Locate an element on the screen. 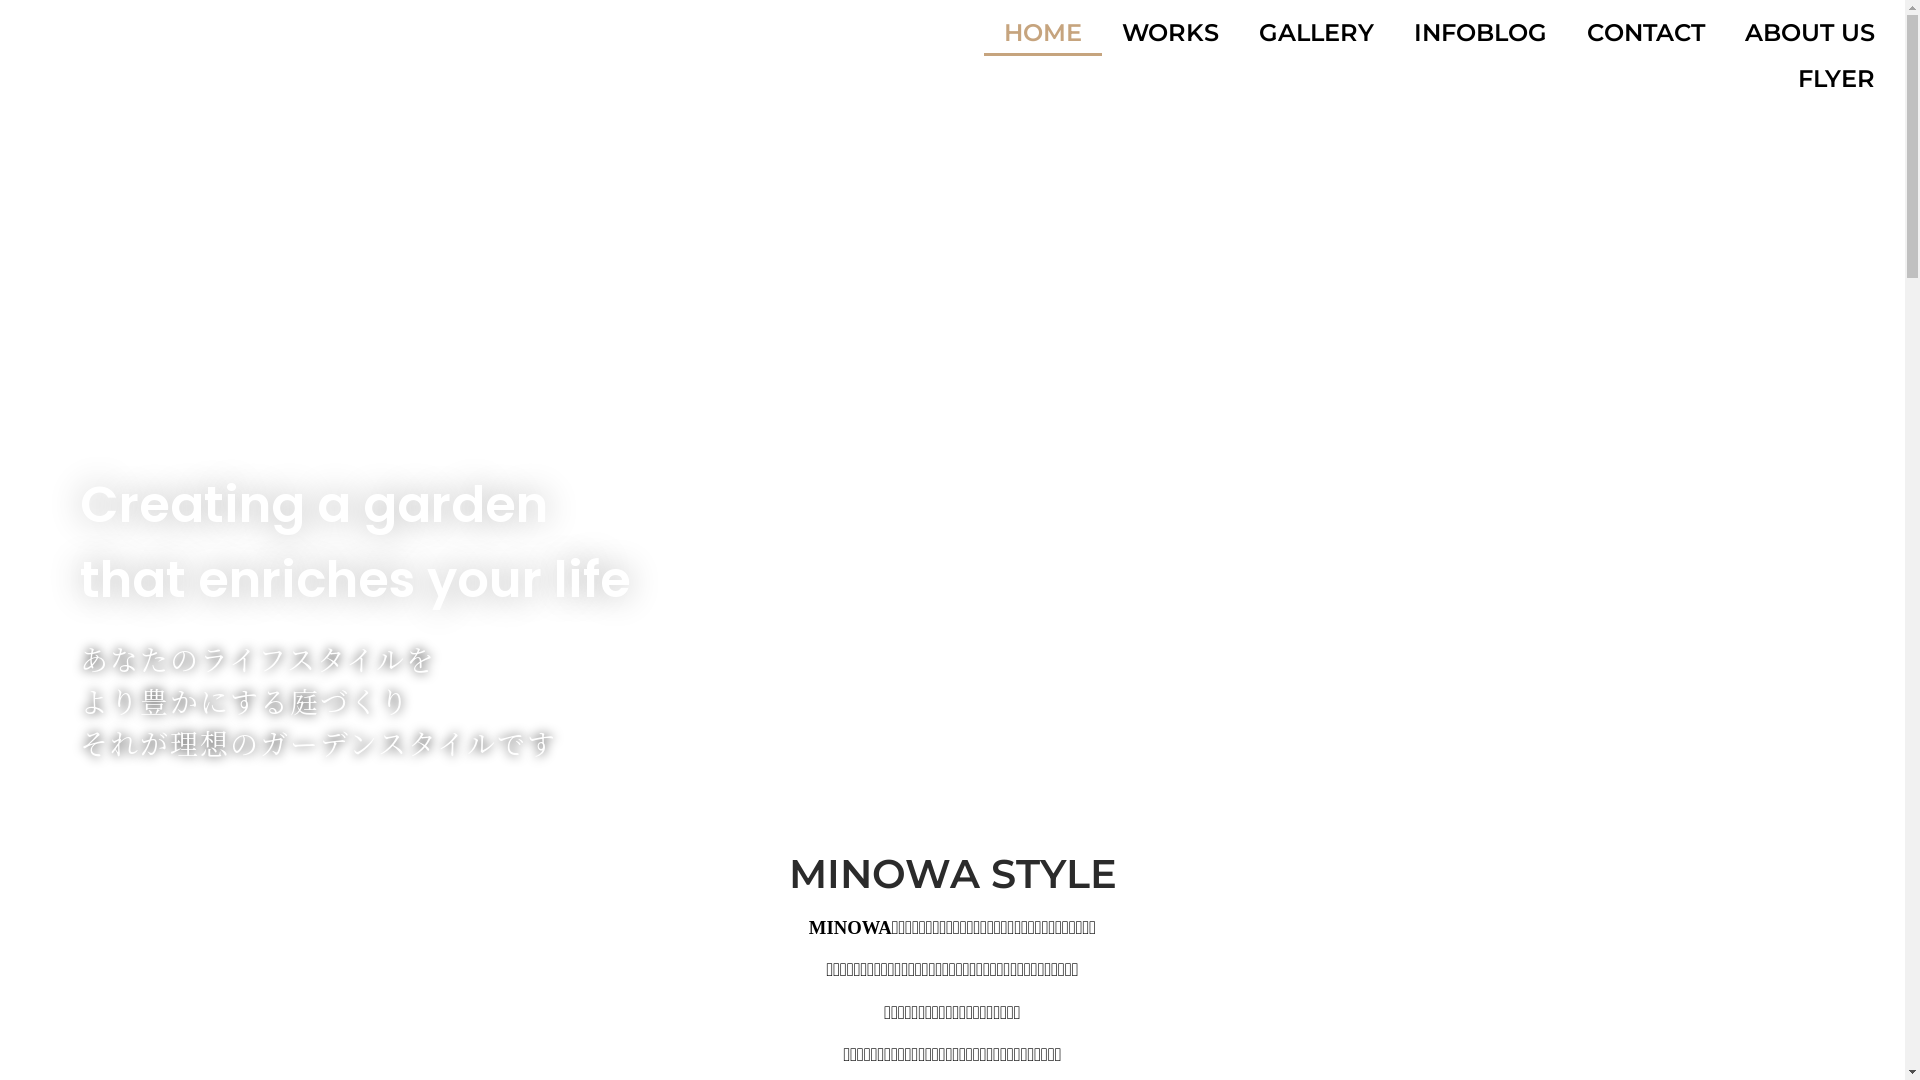 The image size is (1920, 1080). 'HOME' is located at coordinates (1041, 33).